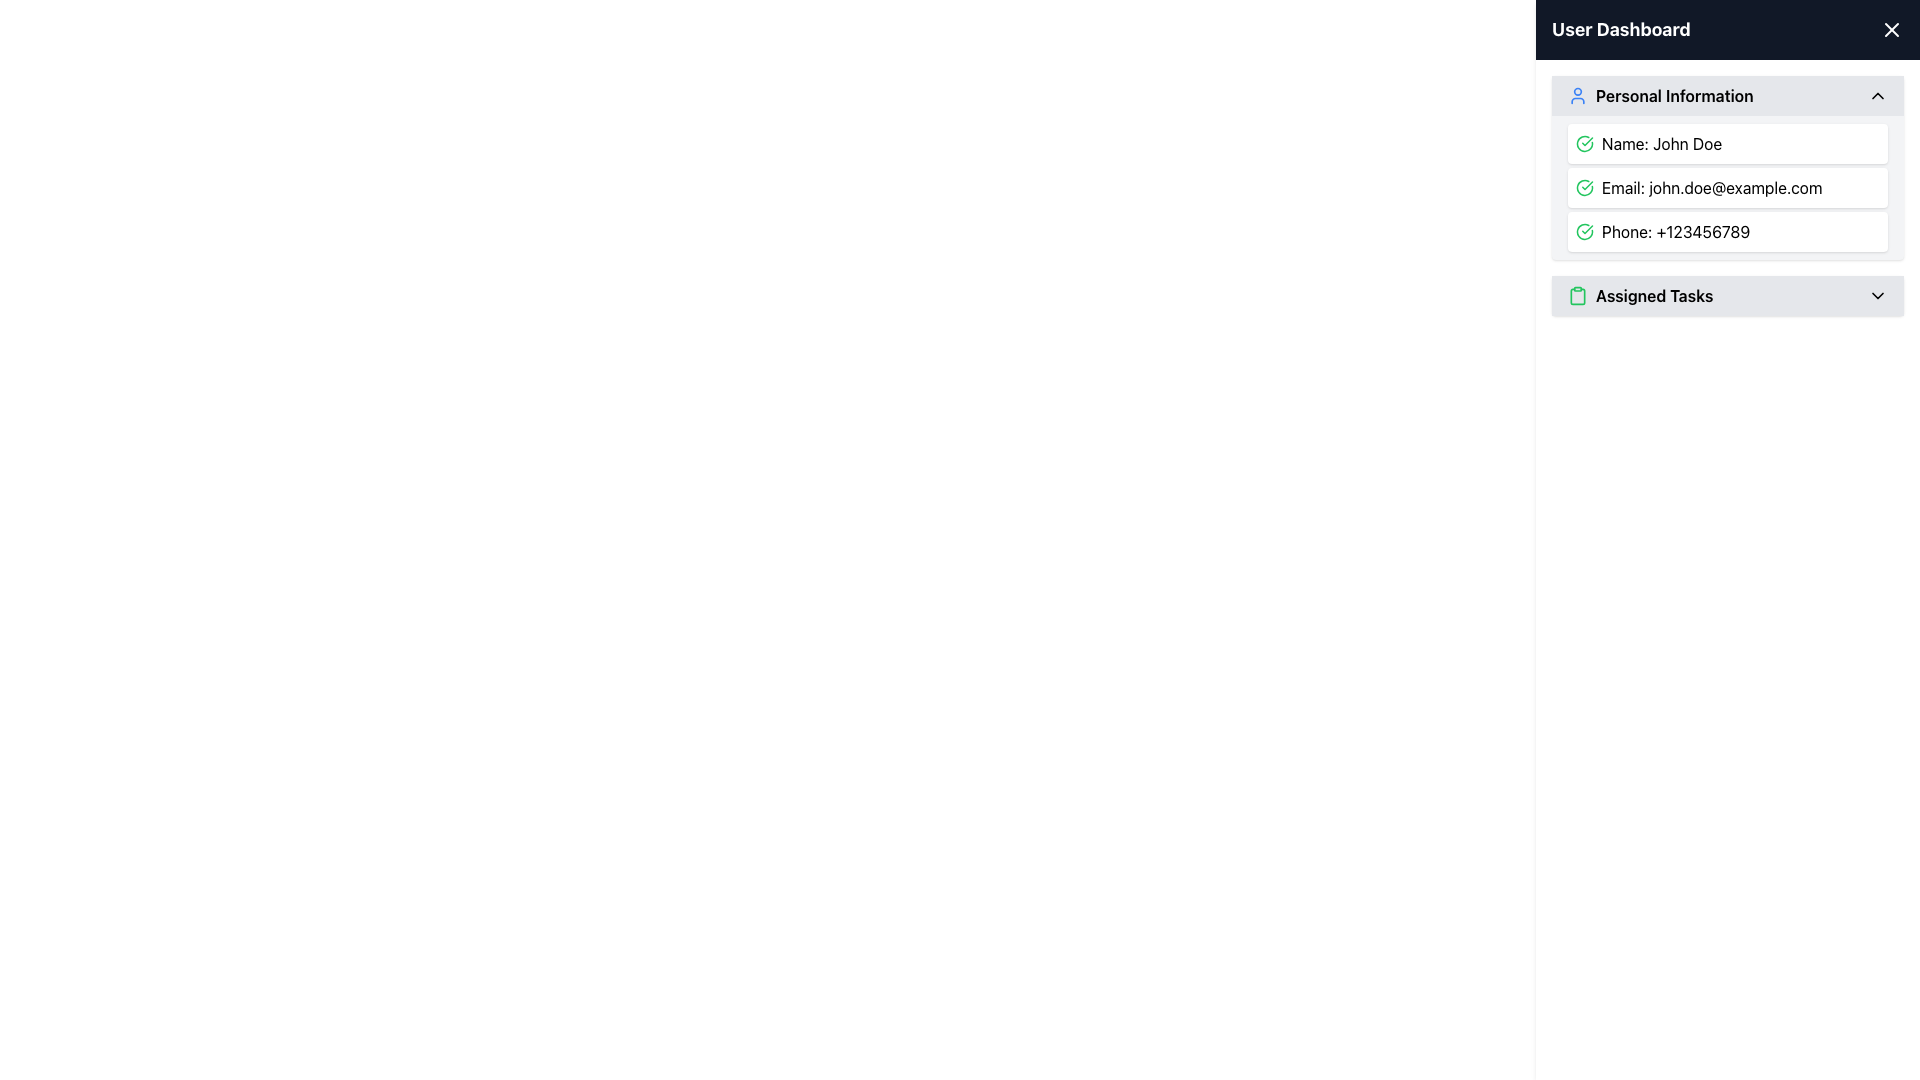  What do you see at coordinates (1890, 30) in the screenshot?
I see `the diagonal cross icon in the top right corner of the 'User Dashboard' header` at bounding box center [1890, 30].